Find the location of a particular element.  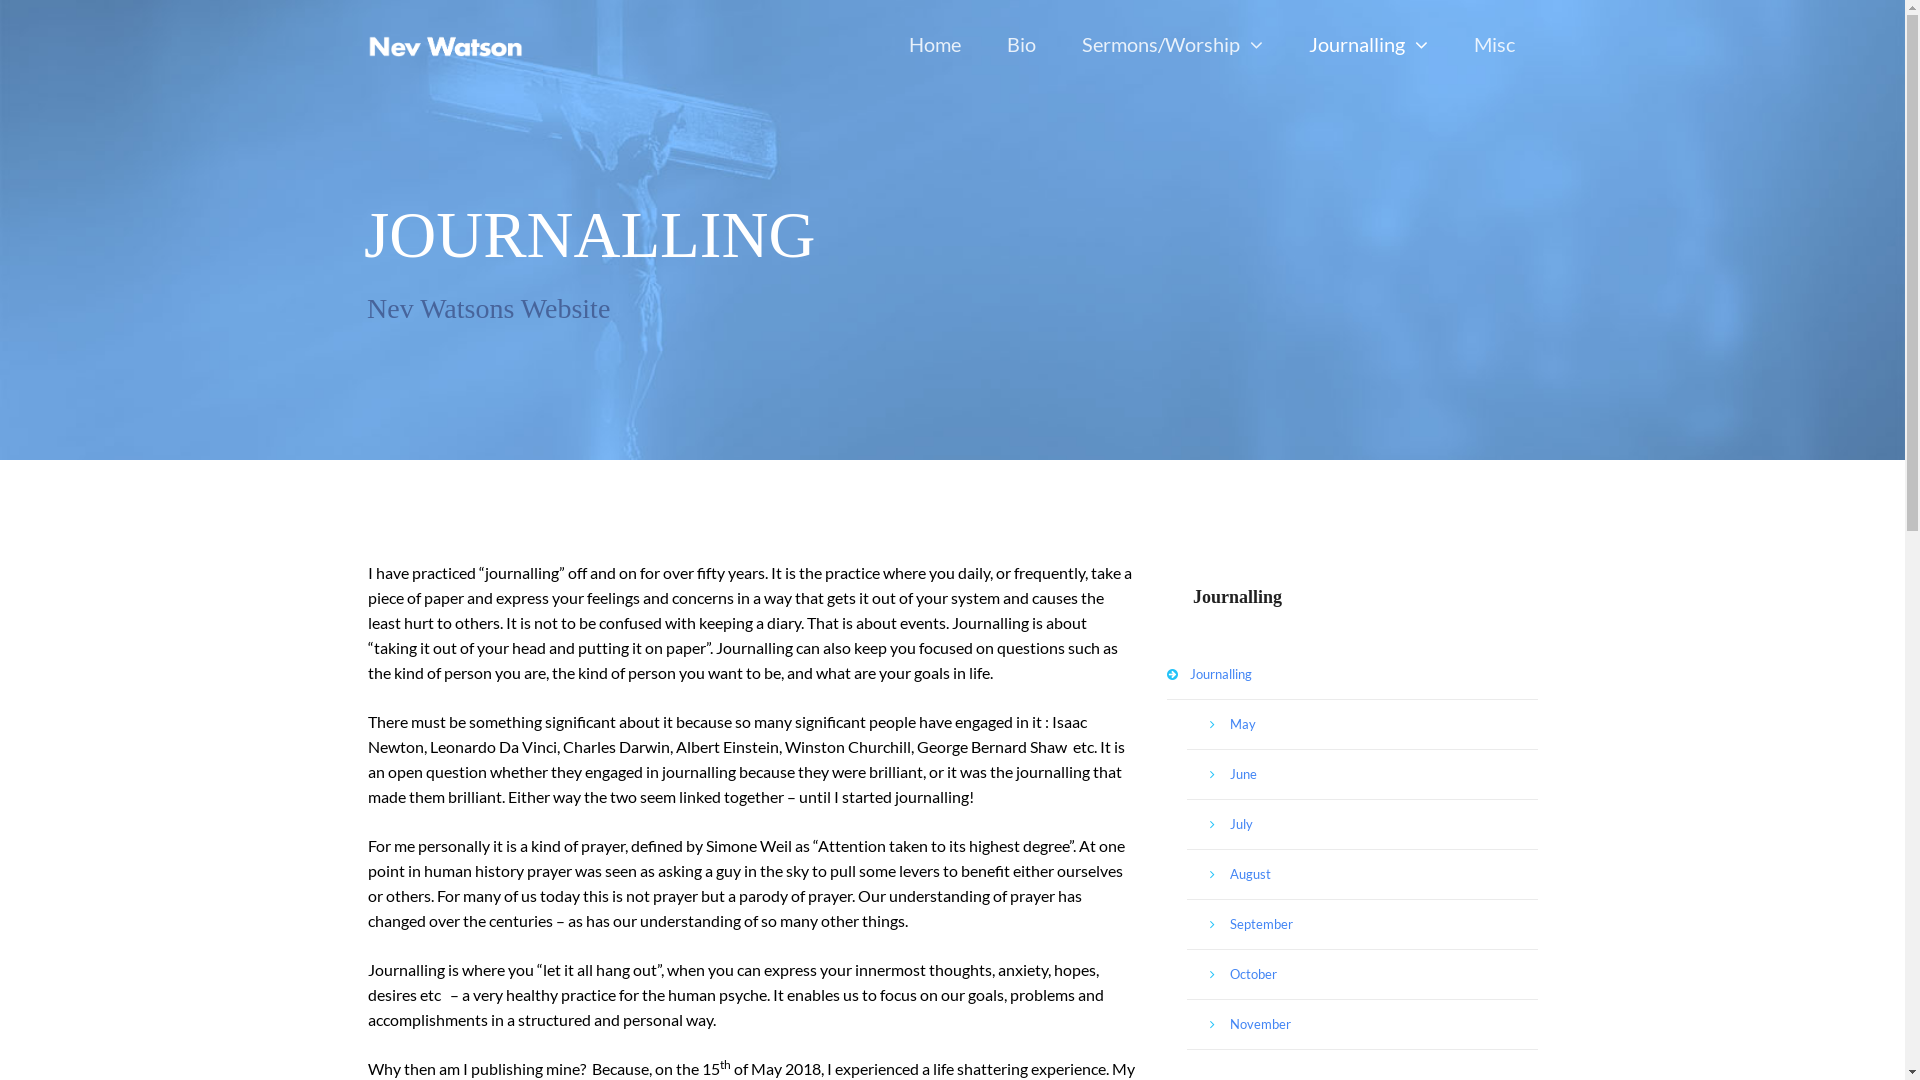

'Home' is located at coordinates (934, 45).